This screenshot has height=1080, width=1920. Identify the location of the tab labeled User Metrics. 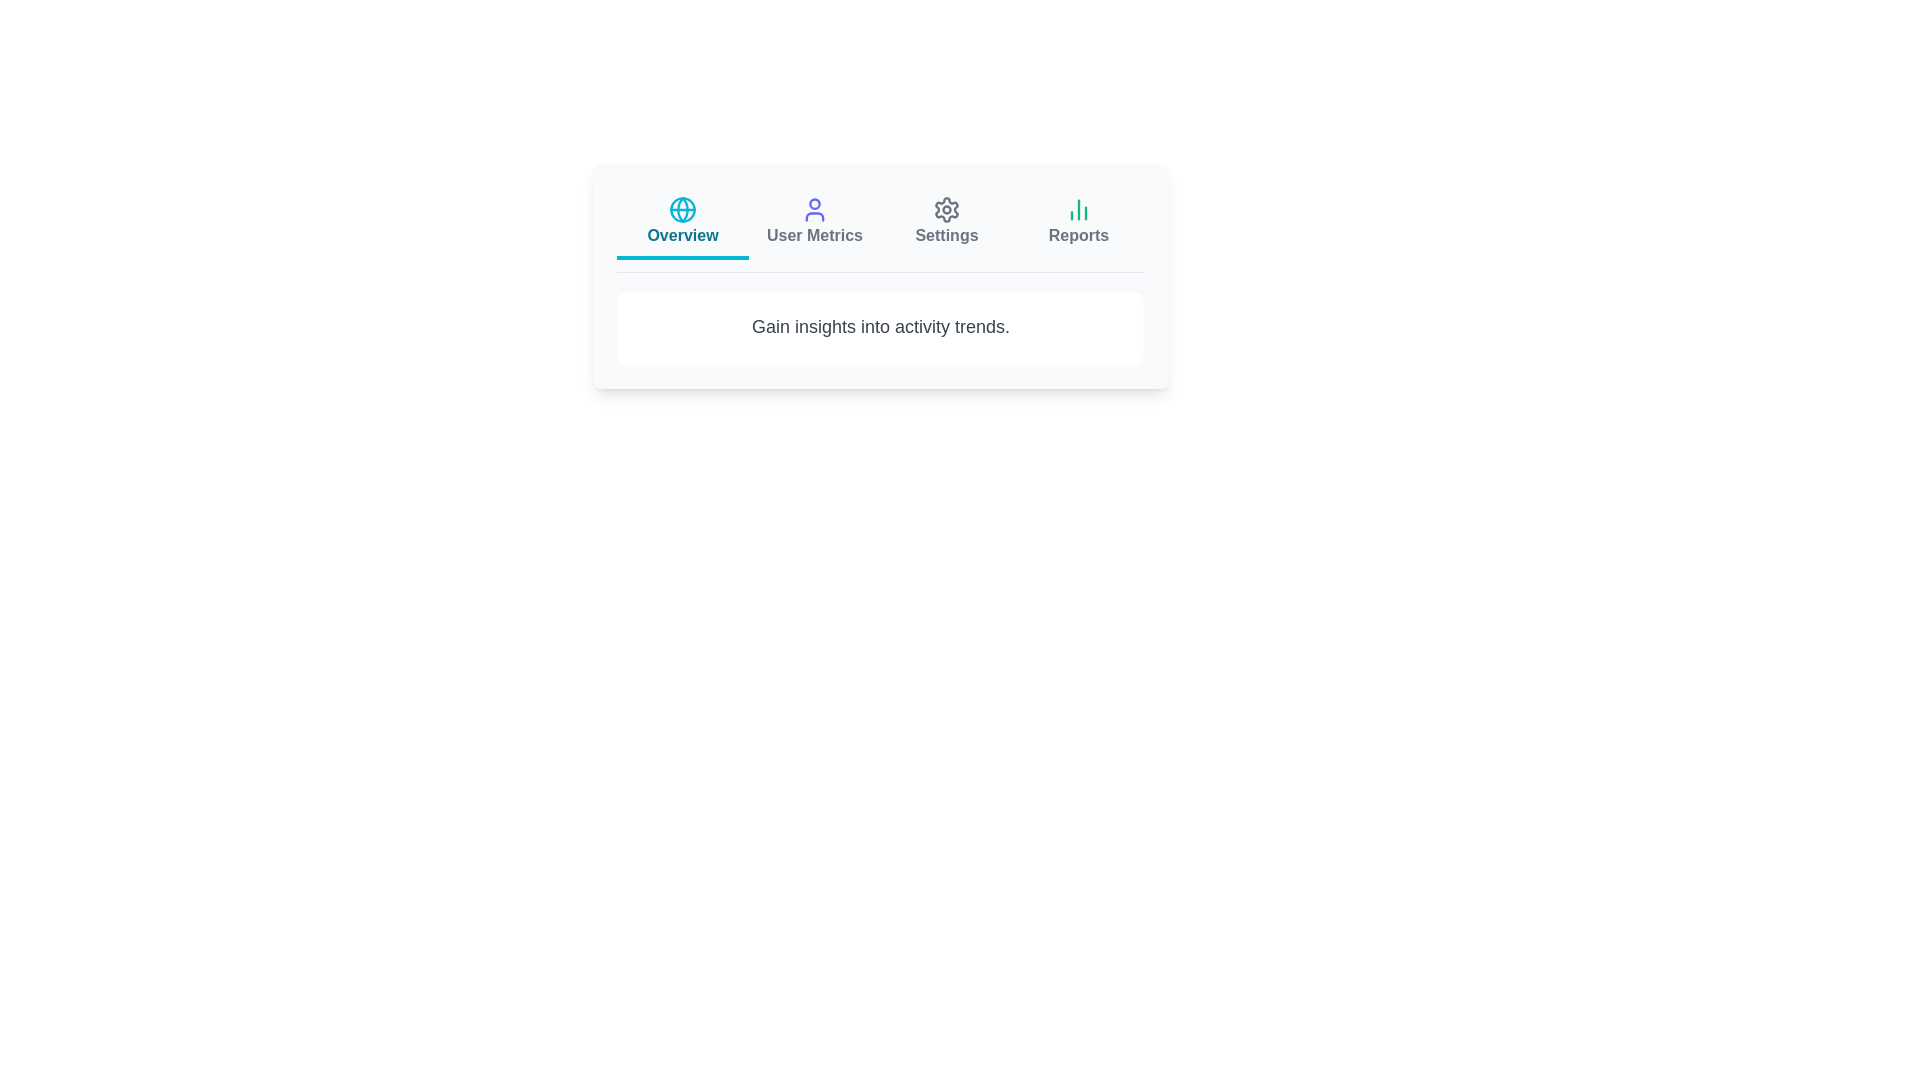
(815, 223).